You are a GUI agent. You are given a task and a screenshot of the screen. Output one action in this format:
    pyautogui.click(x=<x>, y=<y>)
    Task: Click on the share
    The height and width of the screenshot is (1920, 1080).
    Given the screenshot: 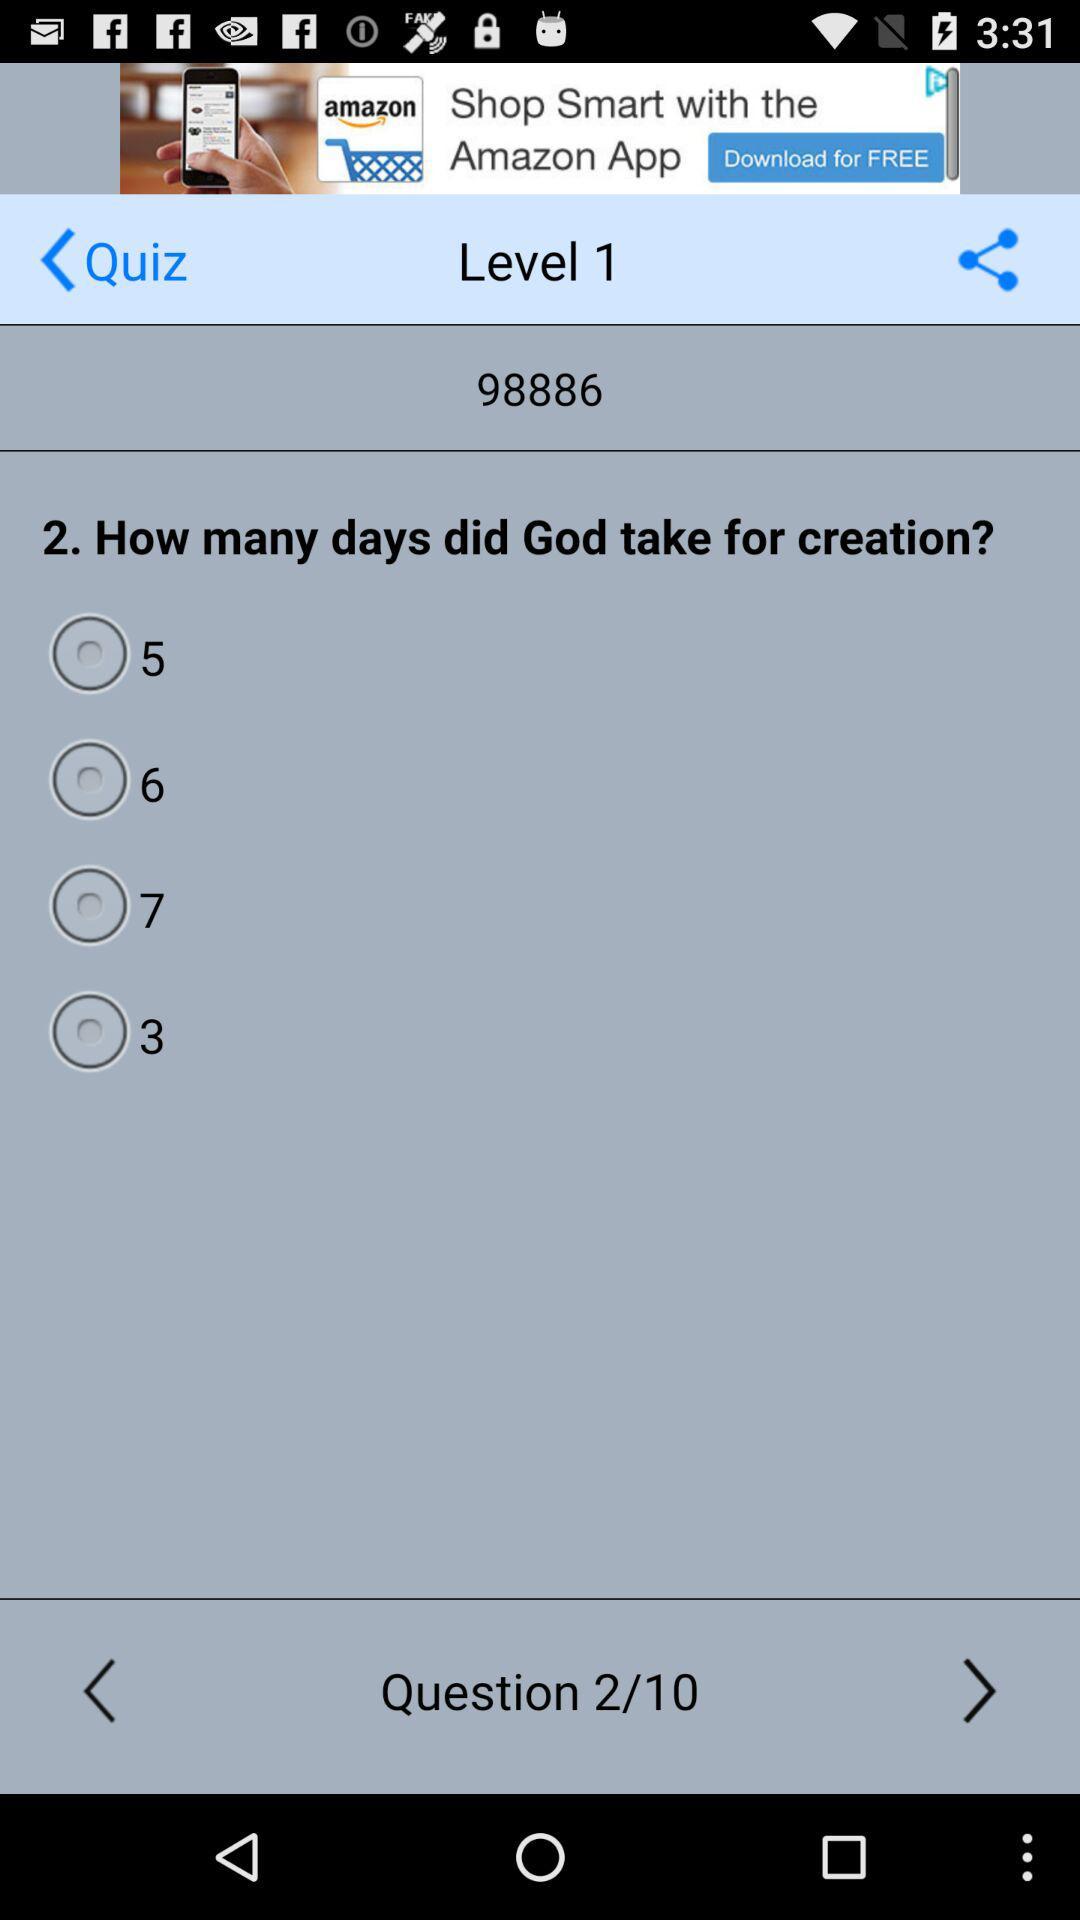 What is the action you would take?
    pyautogui.click(x=987, y=258)
    